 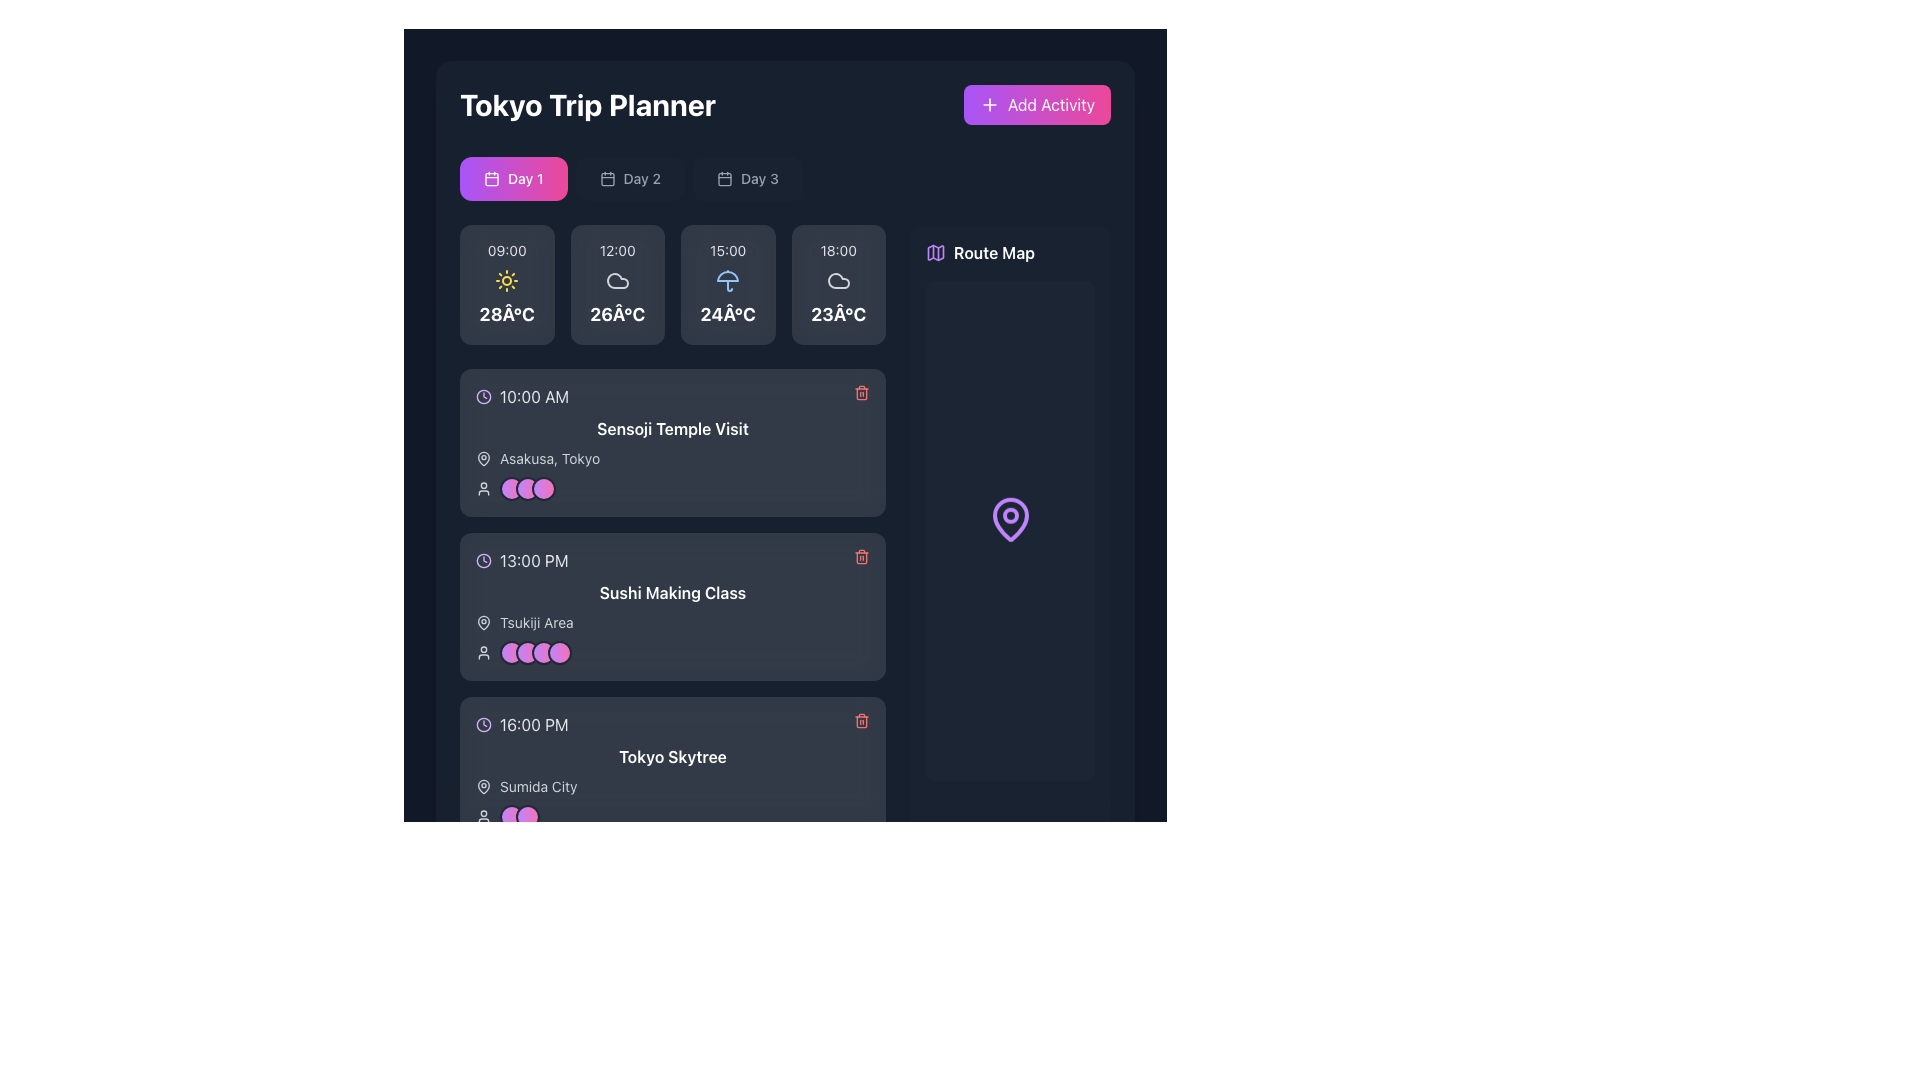 I want to click on the main rectangular icon of the calendar, which represents date-related functionality and is located at the top of the planner interface, below the text 'Day 1', so click(x=723, y=178).